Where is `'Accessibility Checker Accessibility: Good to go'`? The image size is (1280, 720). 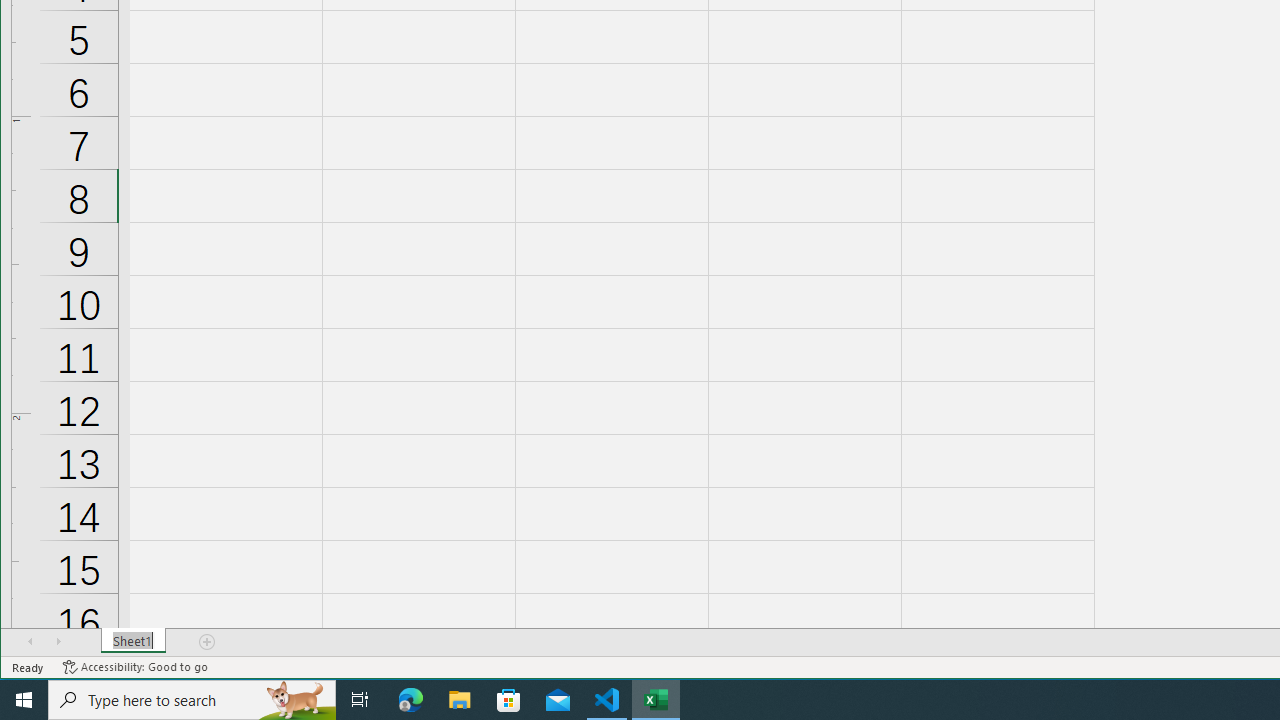 'Accessibility Checker Accessibility: Good to go' is located at coordinates (134, 667).